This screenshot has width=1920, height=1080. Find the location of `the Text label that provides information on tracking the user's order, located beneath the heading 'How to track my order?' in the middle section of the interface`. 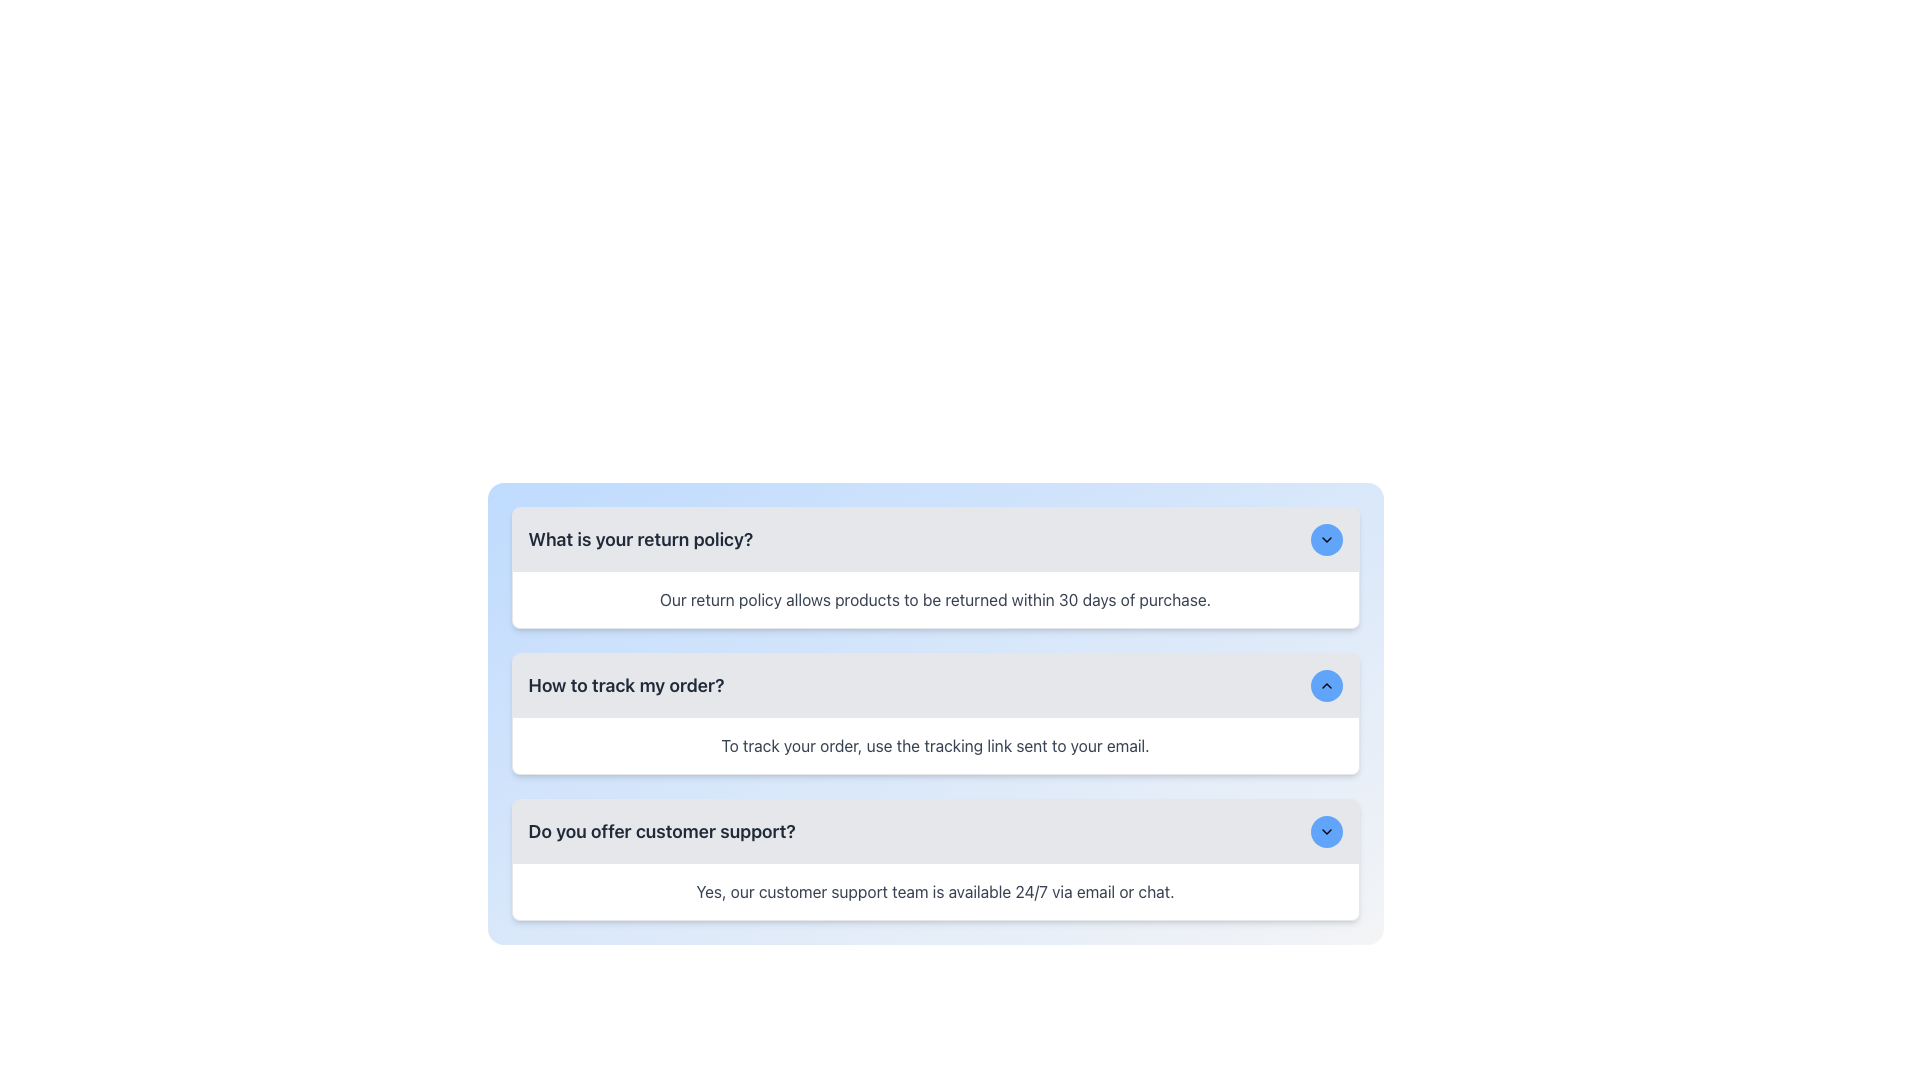

the Text label that provides information on tracking the user's order, located beneath the heading 'How to track my order?' in the middle section of the interface is located at coordinates (934, 745).